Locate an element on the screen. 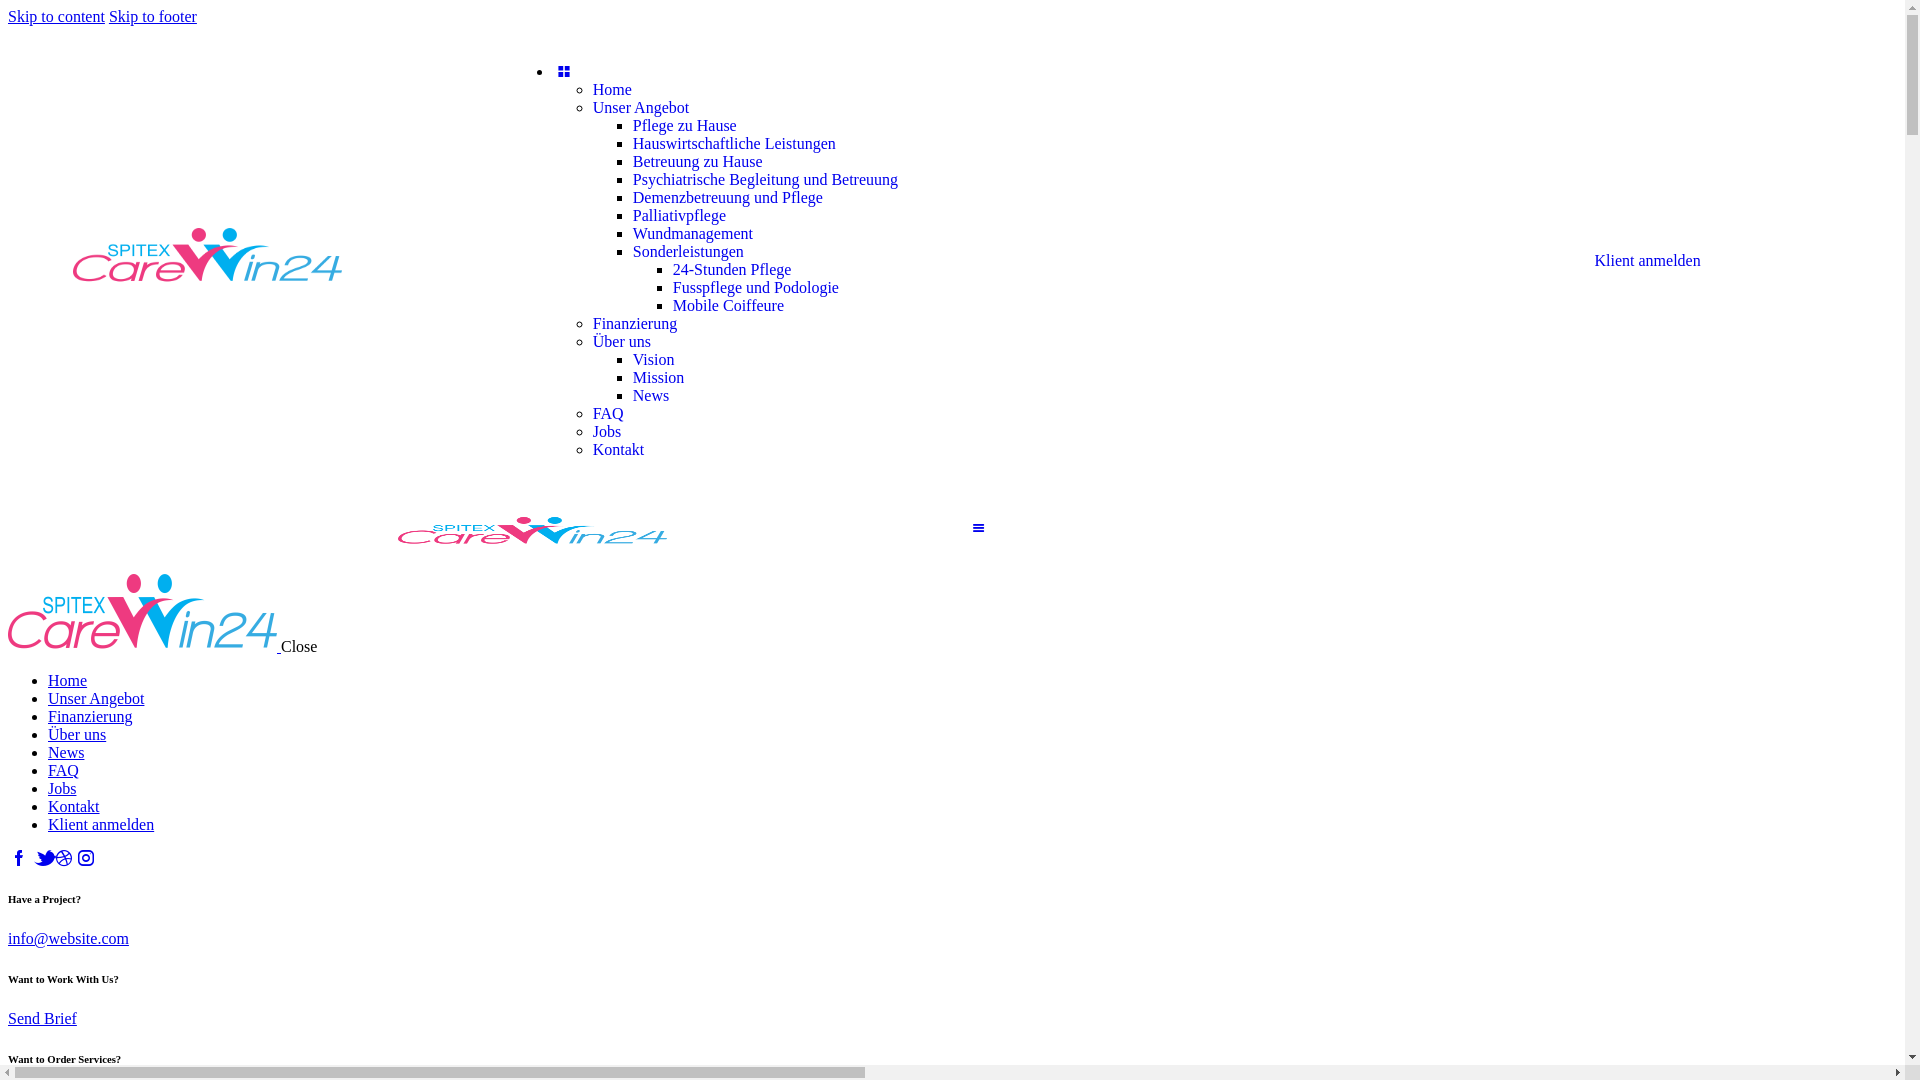 The height and width of the screenshot is (1080, 1920). 'Vision' is located at coordinates (653, 358).